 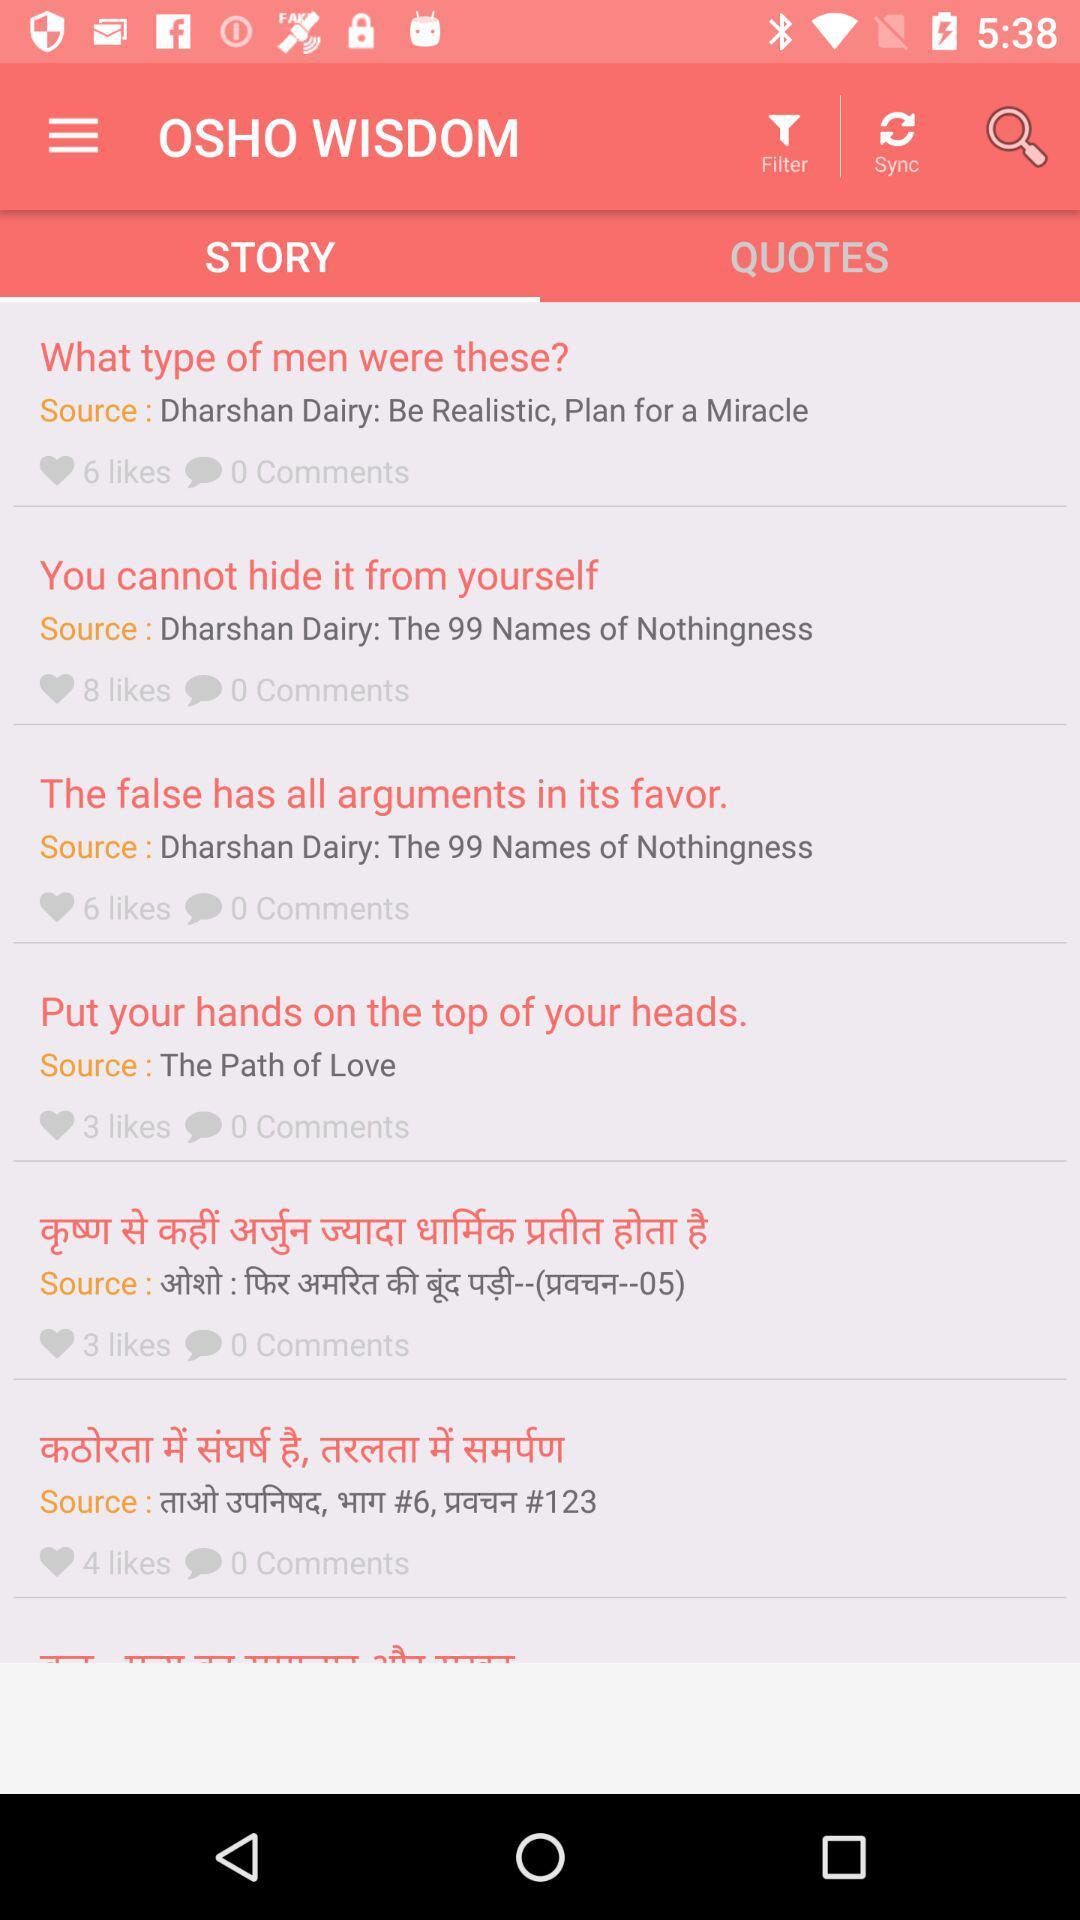 I want to click on icon next to the osho wisdom item, so click(x=72, y=135).